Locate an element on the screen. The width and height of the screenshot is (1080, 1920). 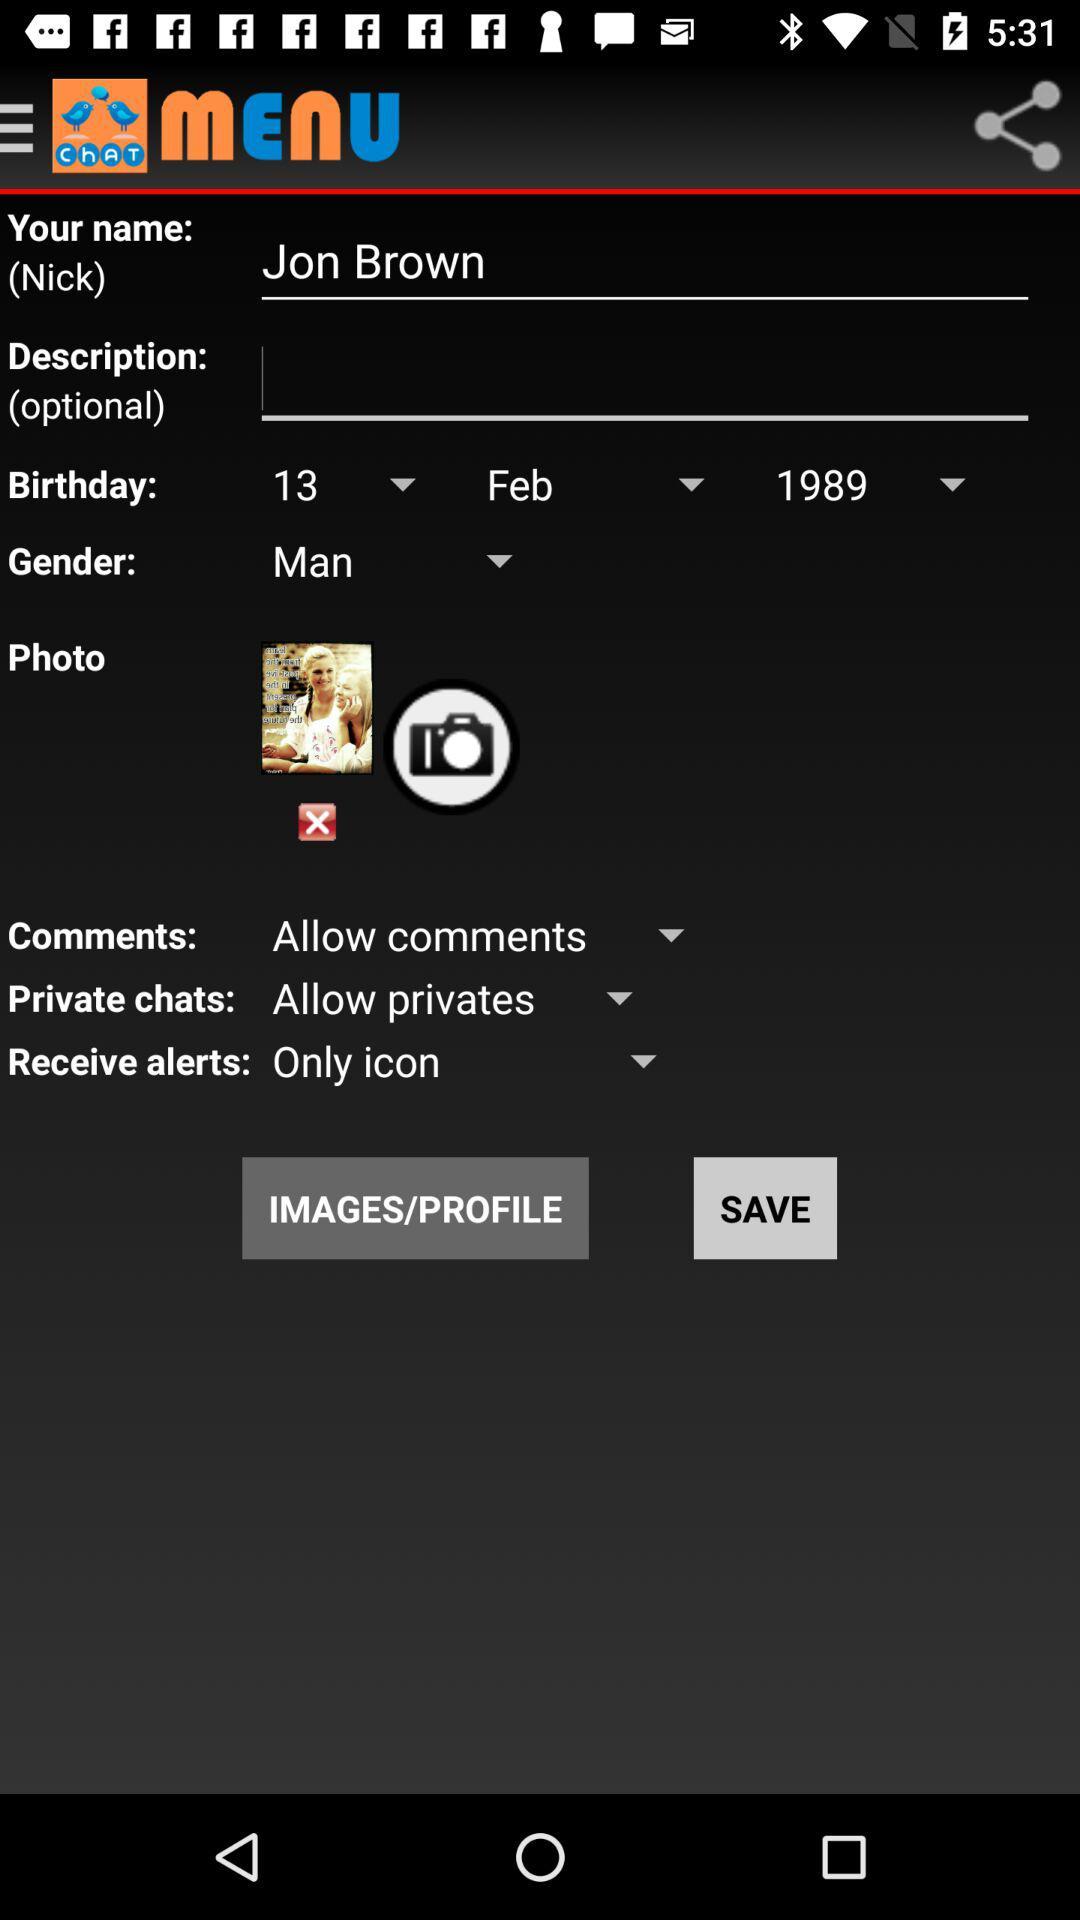
share button is located at coordinates (1017, 124).